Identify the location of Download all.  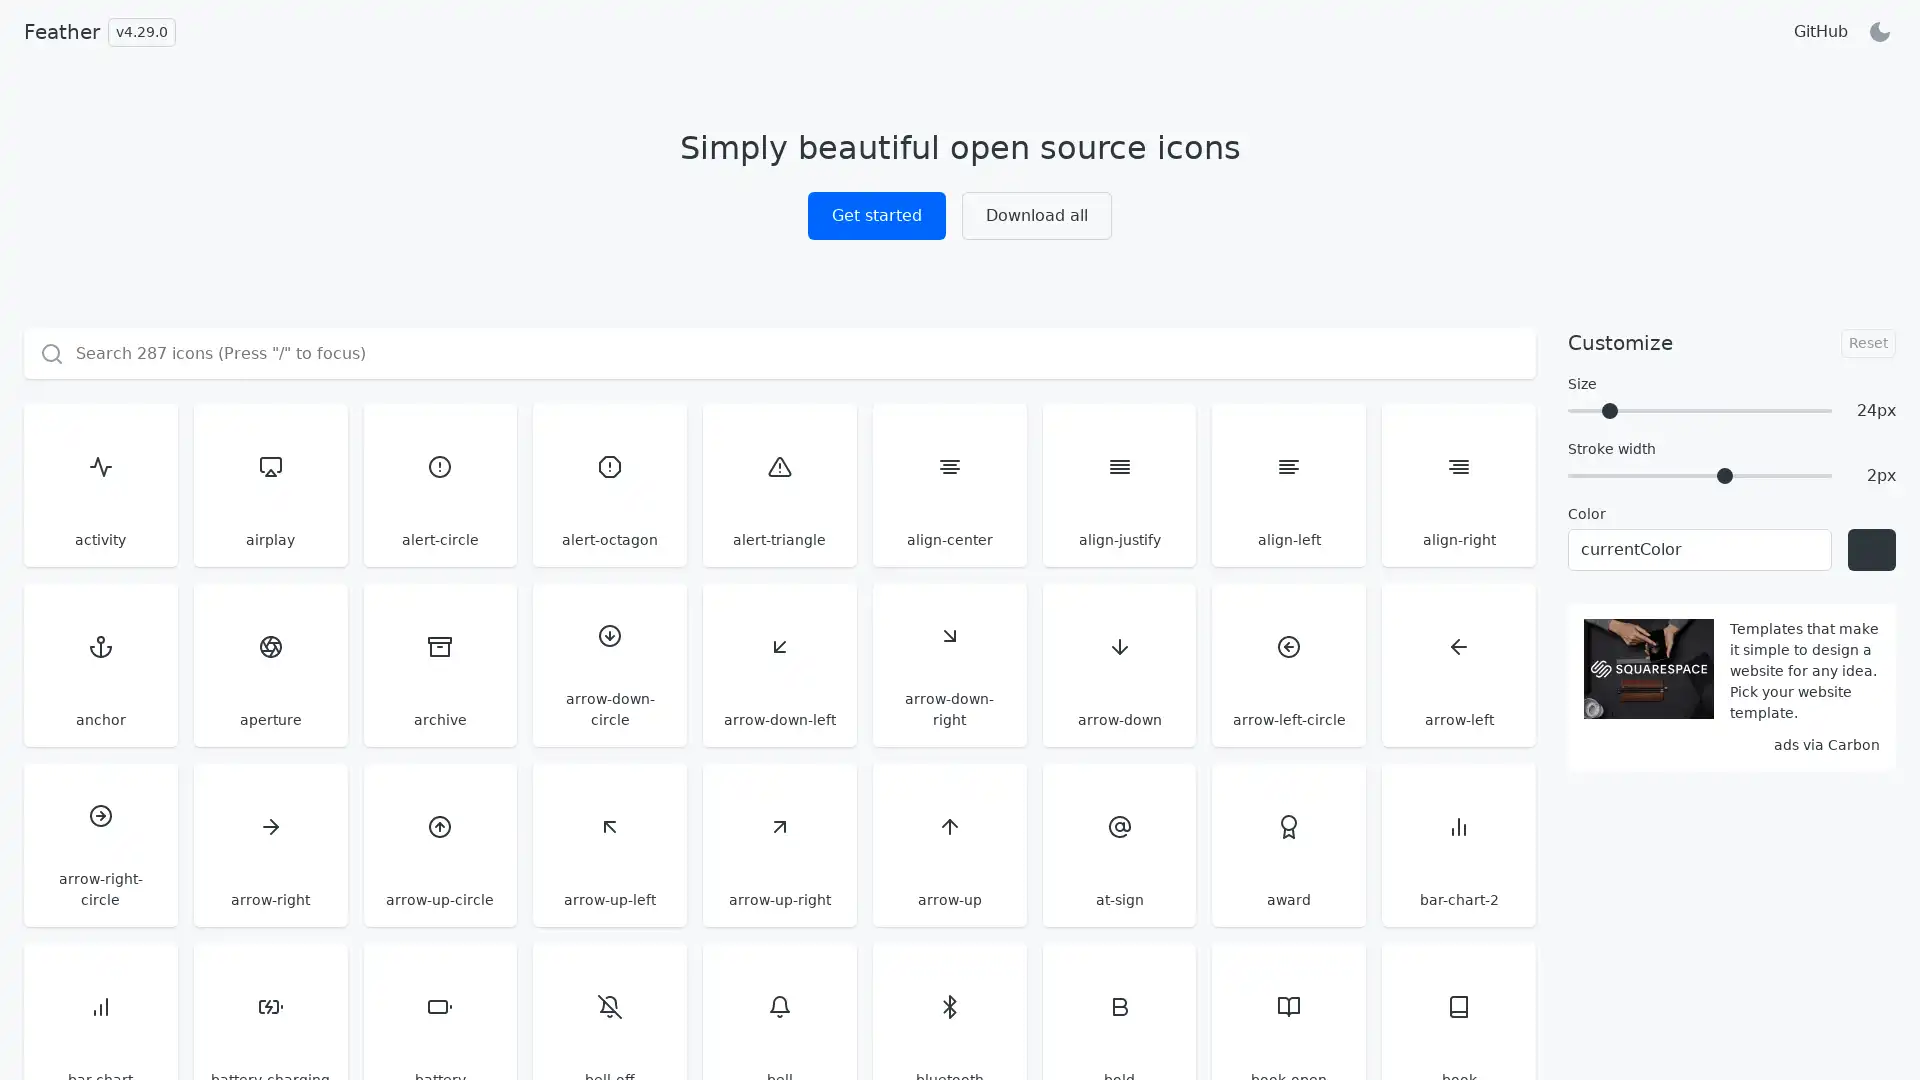
(1036, 216).